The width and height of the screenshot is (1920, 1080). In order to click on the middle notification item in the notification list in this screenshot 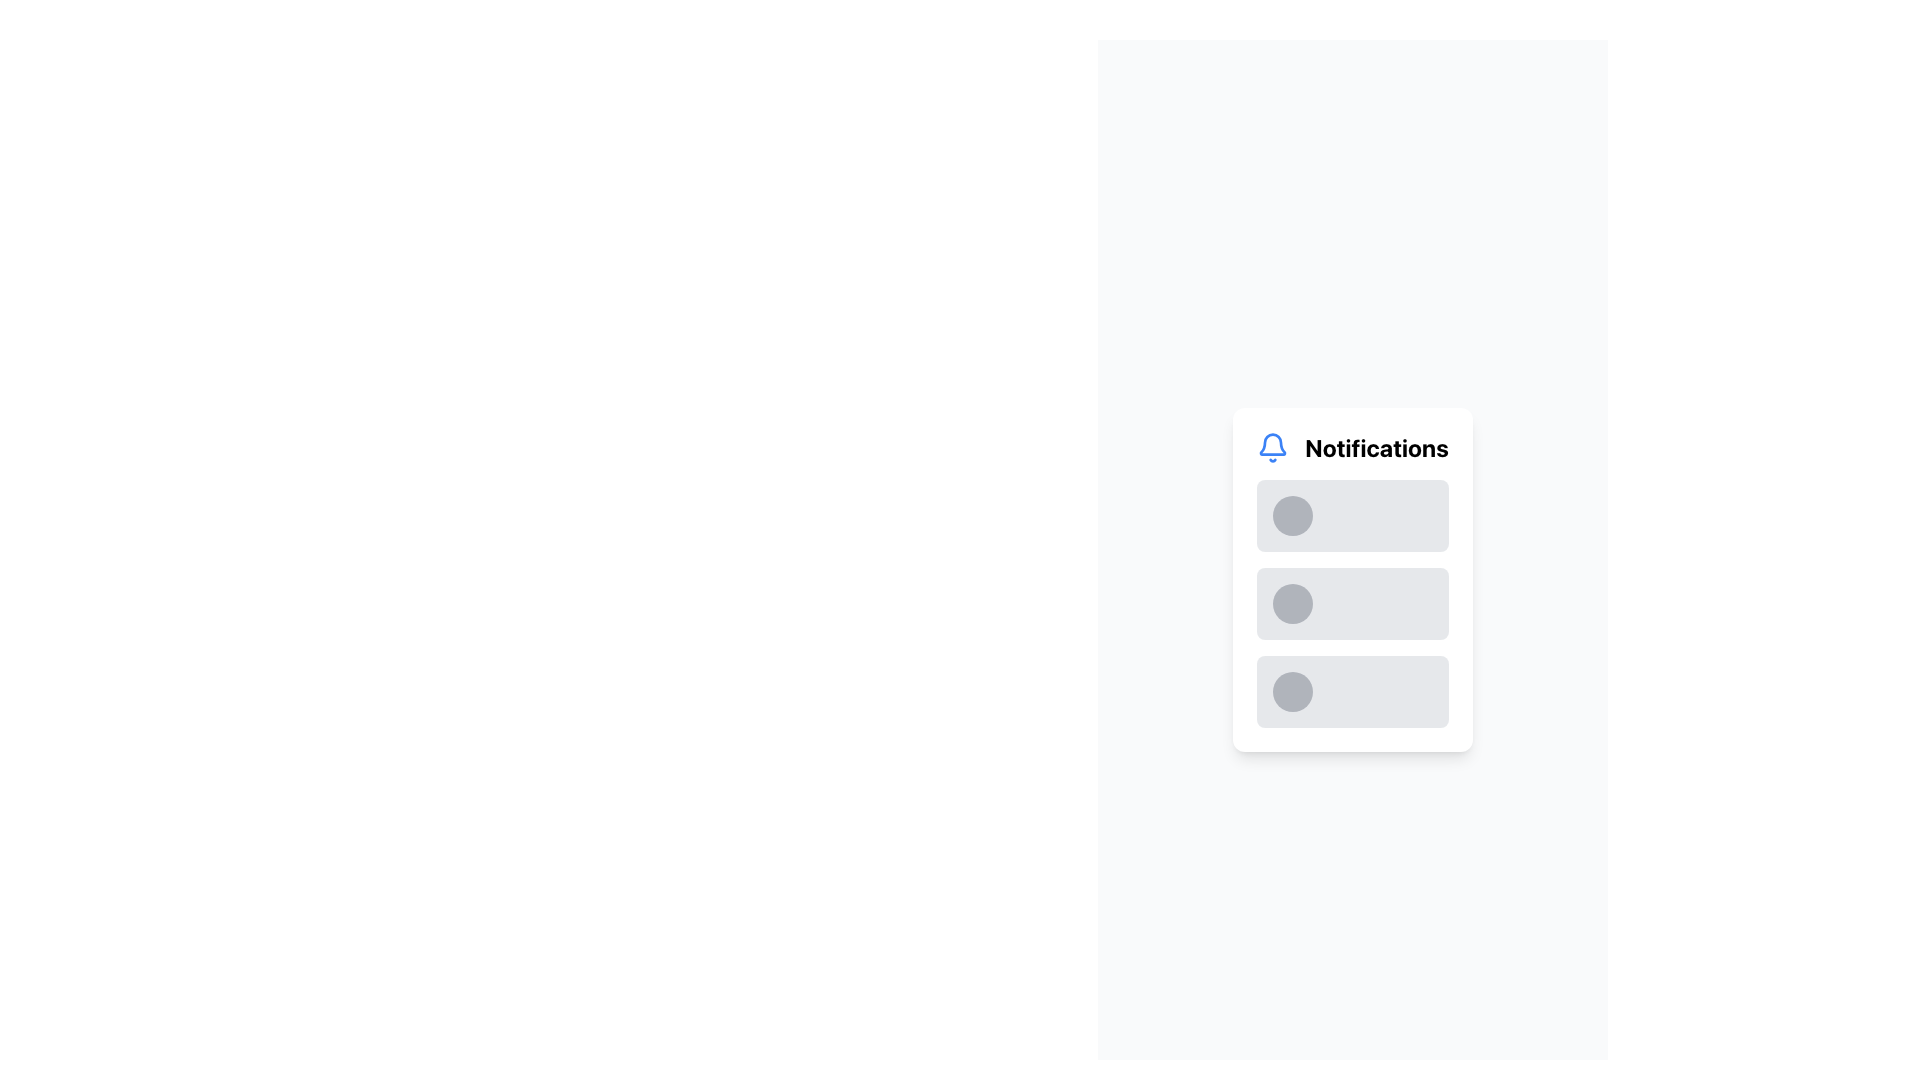, I will do `click(1353, 579)`.